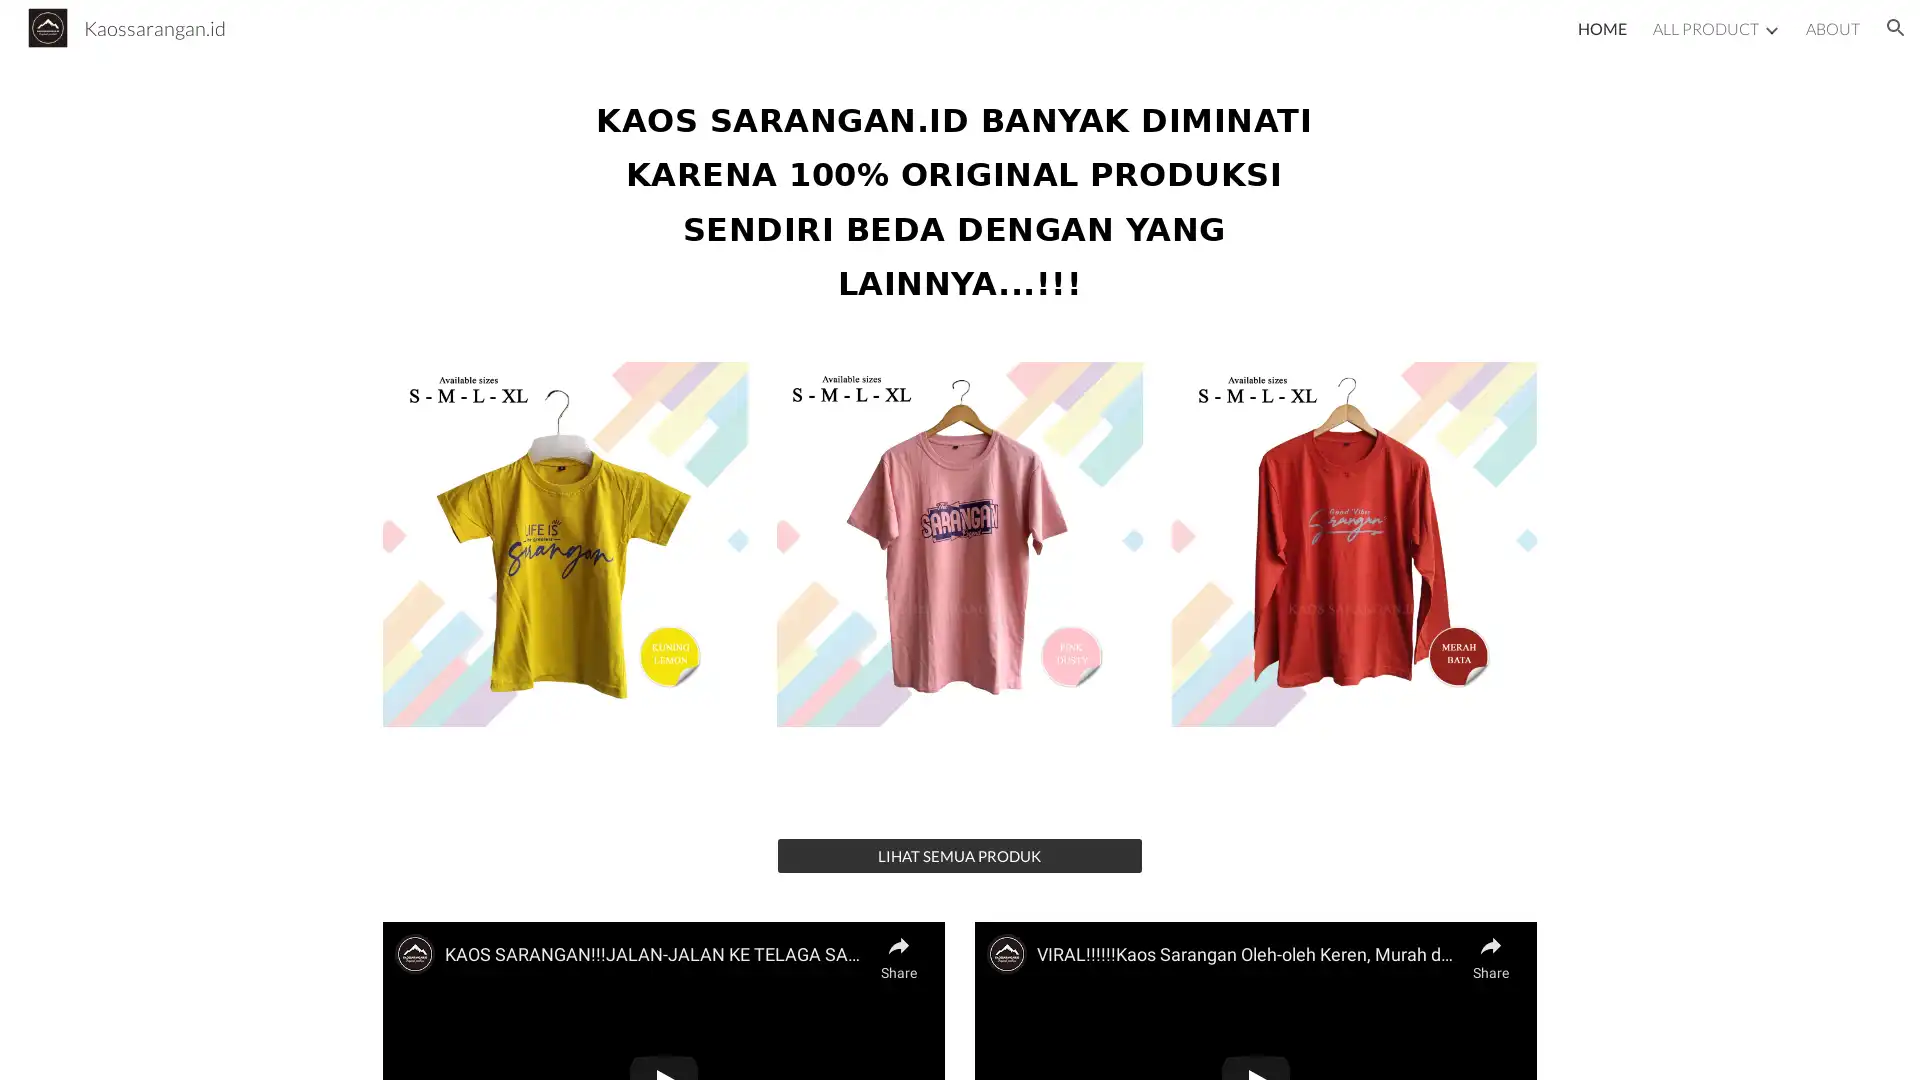  I want to click on Report abuse, so click(240, 1044).